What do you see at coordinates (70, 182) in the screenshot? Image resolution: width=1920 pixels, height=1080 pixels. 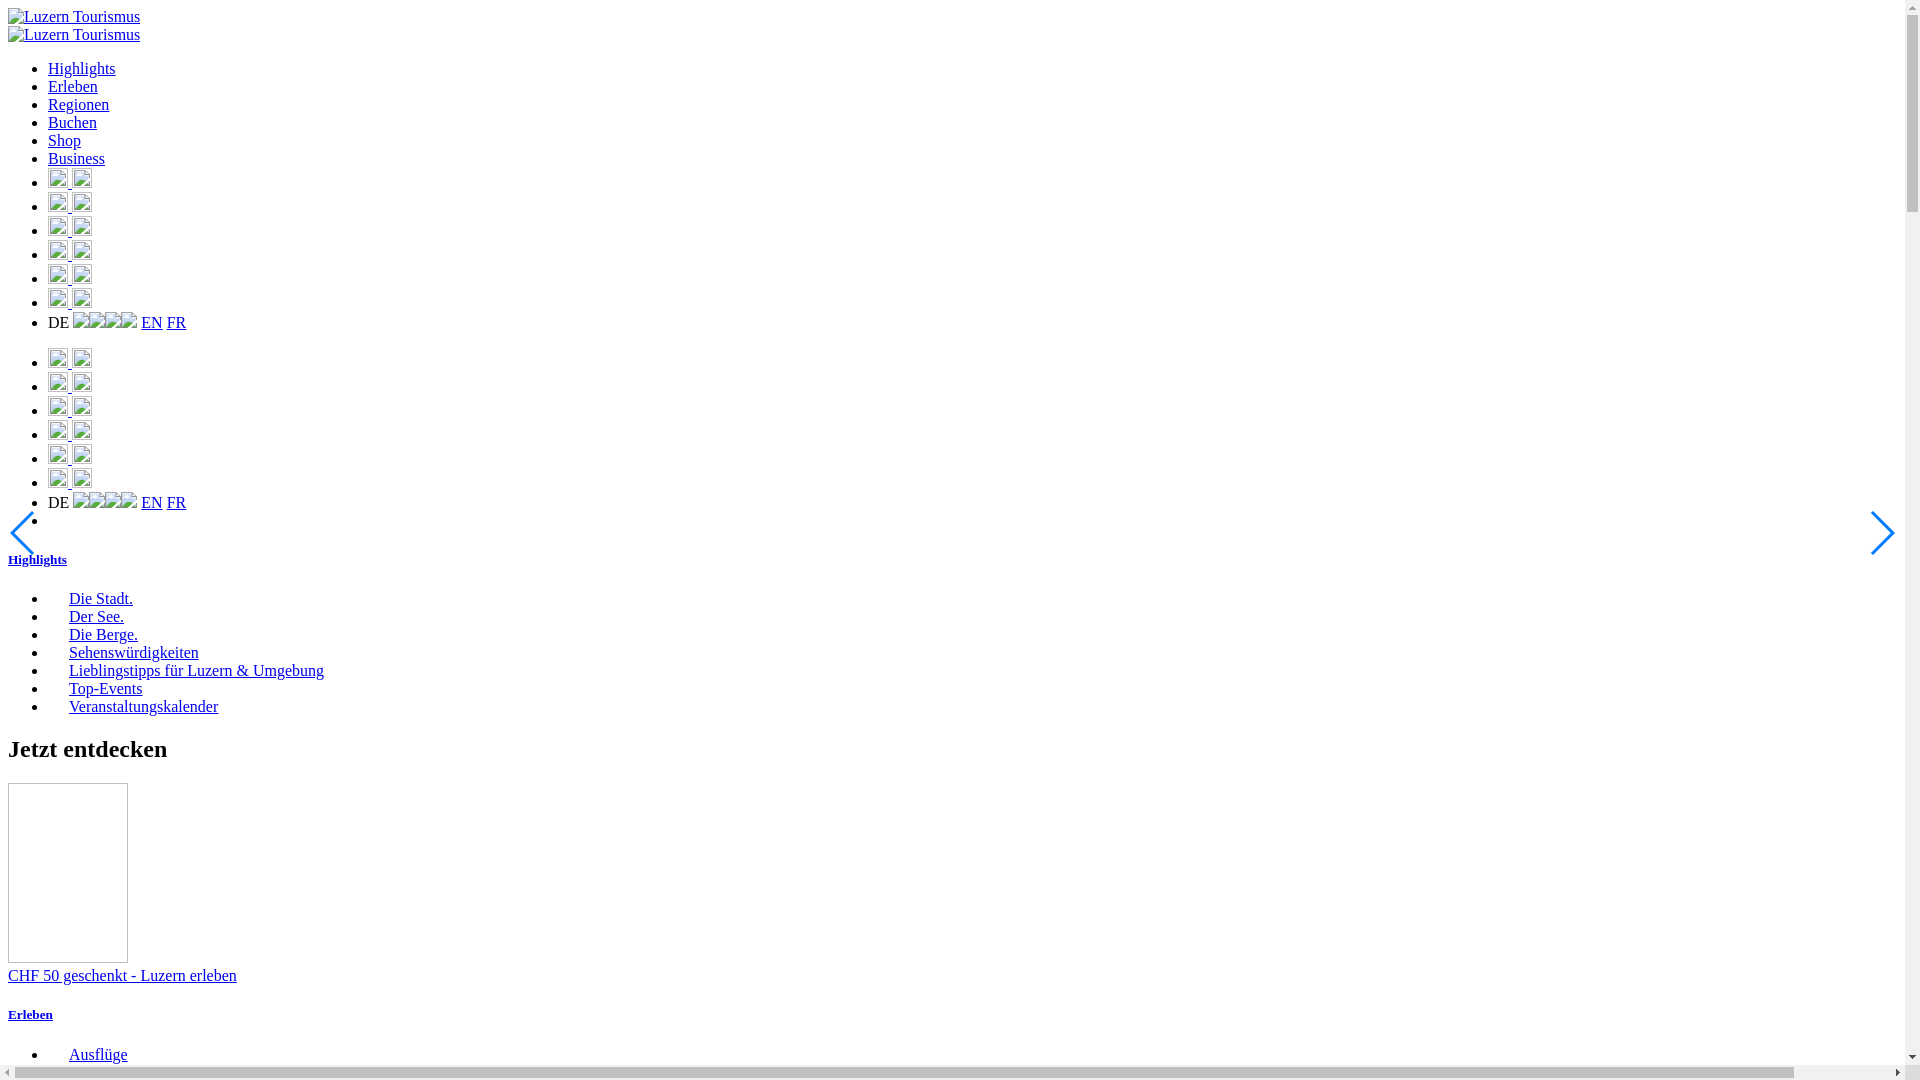 I see `'Erlebniskarte'` at bounding box center [70, 182].